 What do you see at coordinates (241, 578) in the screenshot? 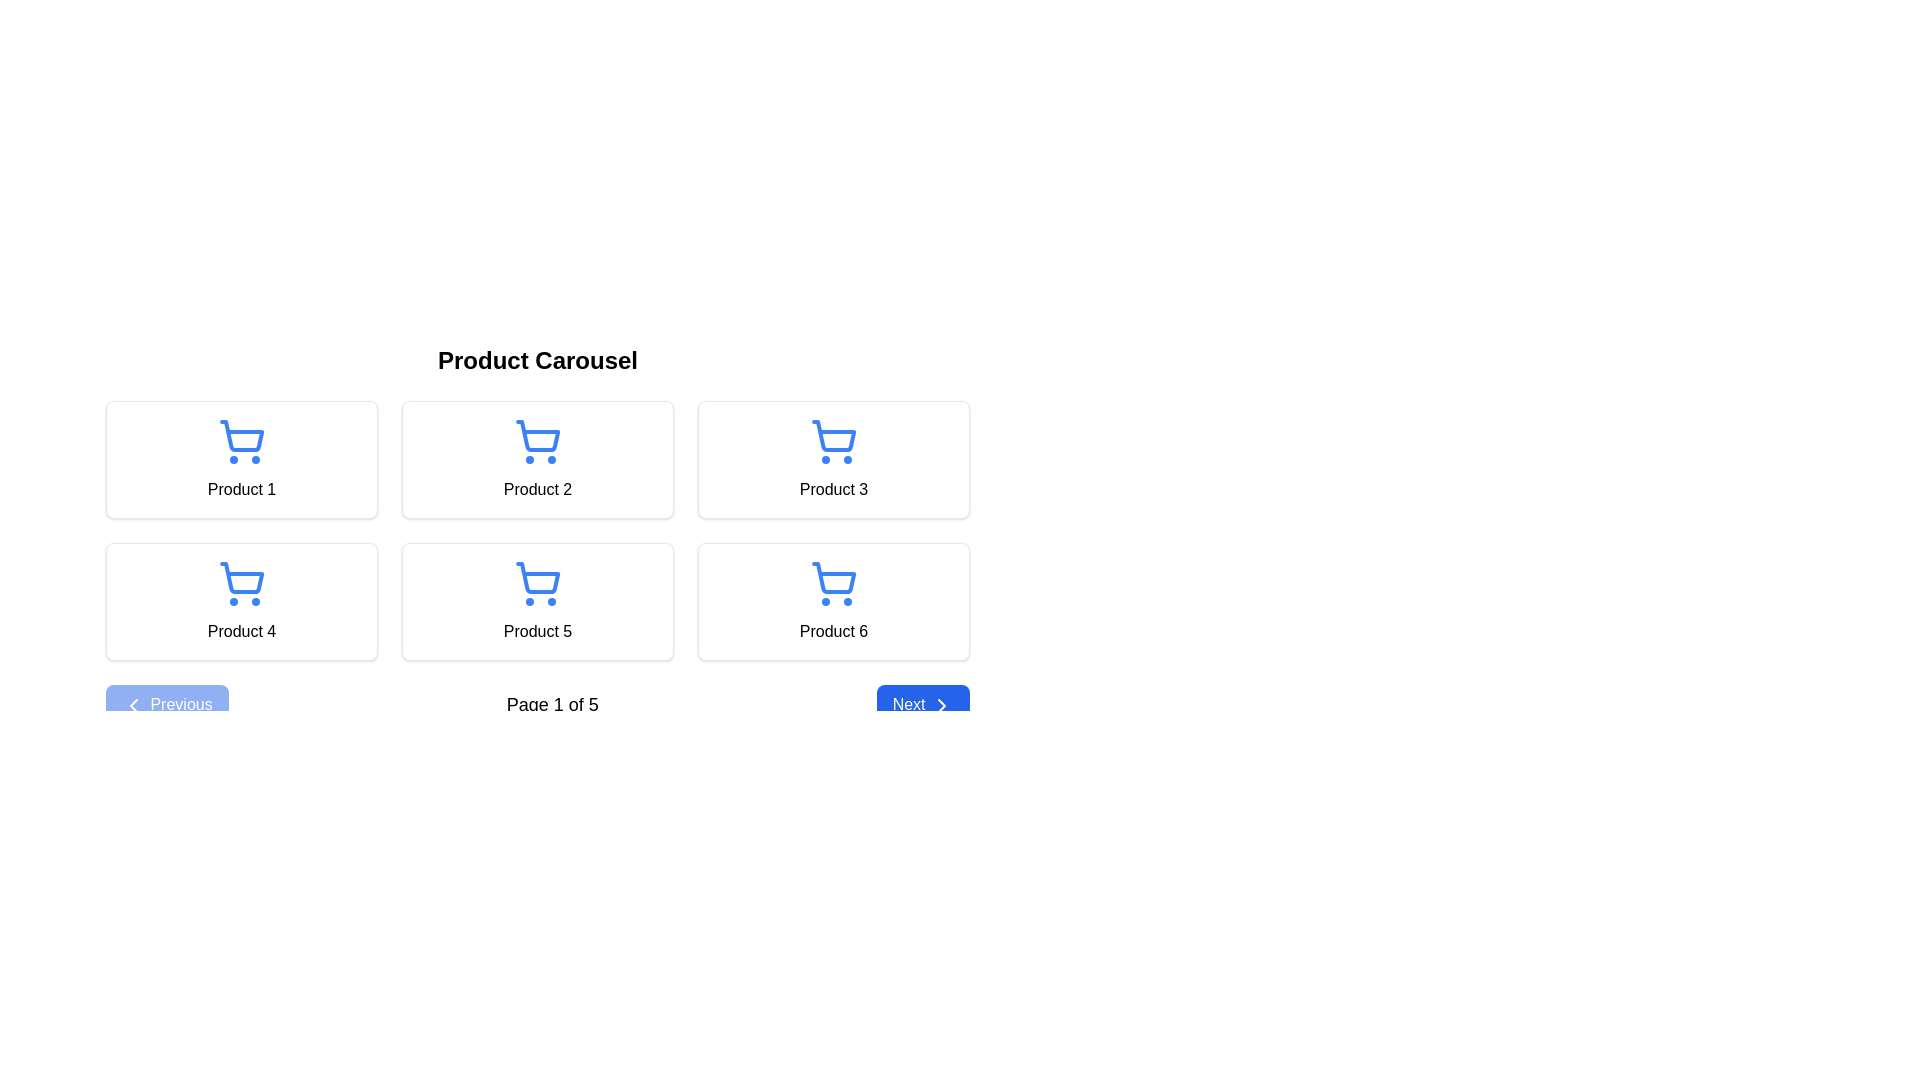
I see `the main body of the shopping cart icon located in the 'Product 4' cell of the product carousel grid` at bounding box center [241, 578].